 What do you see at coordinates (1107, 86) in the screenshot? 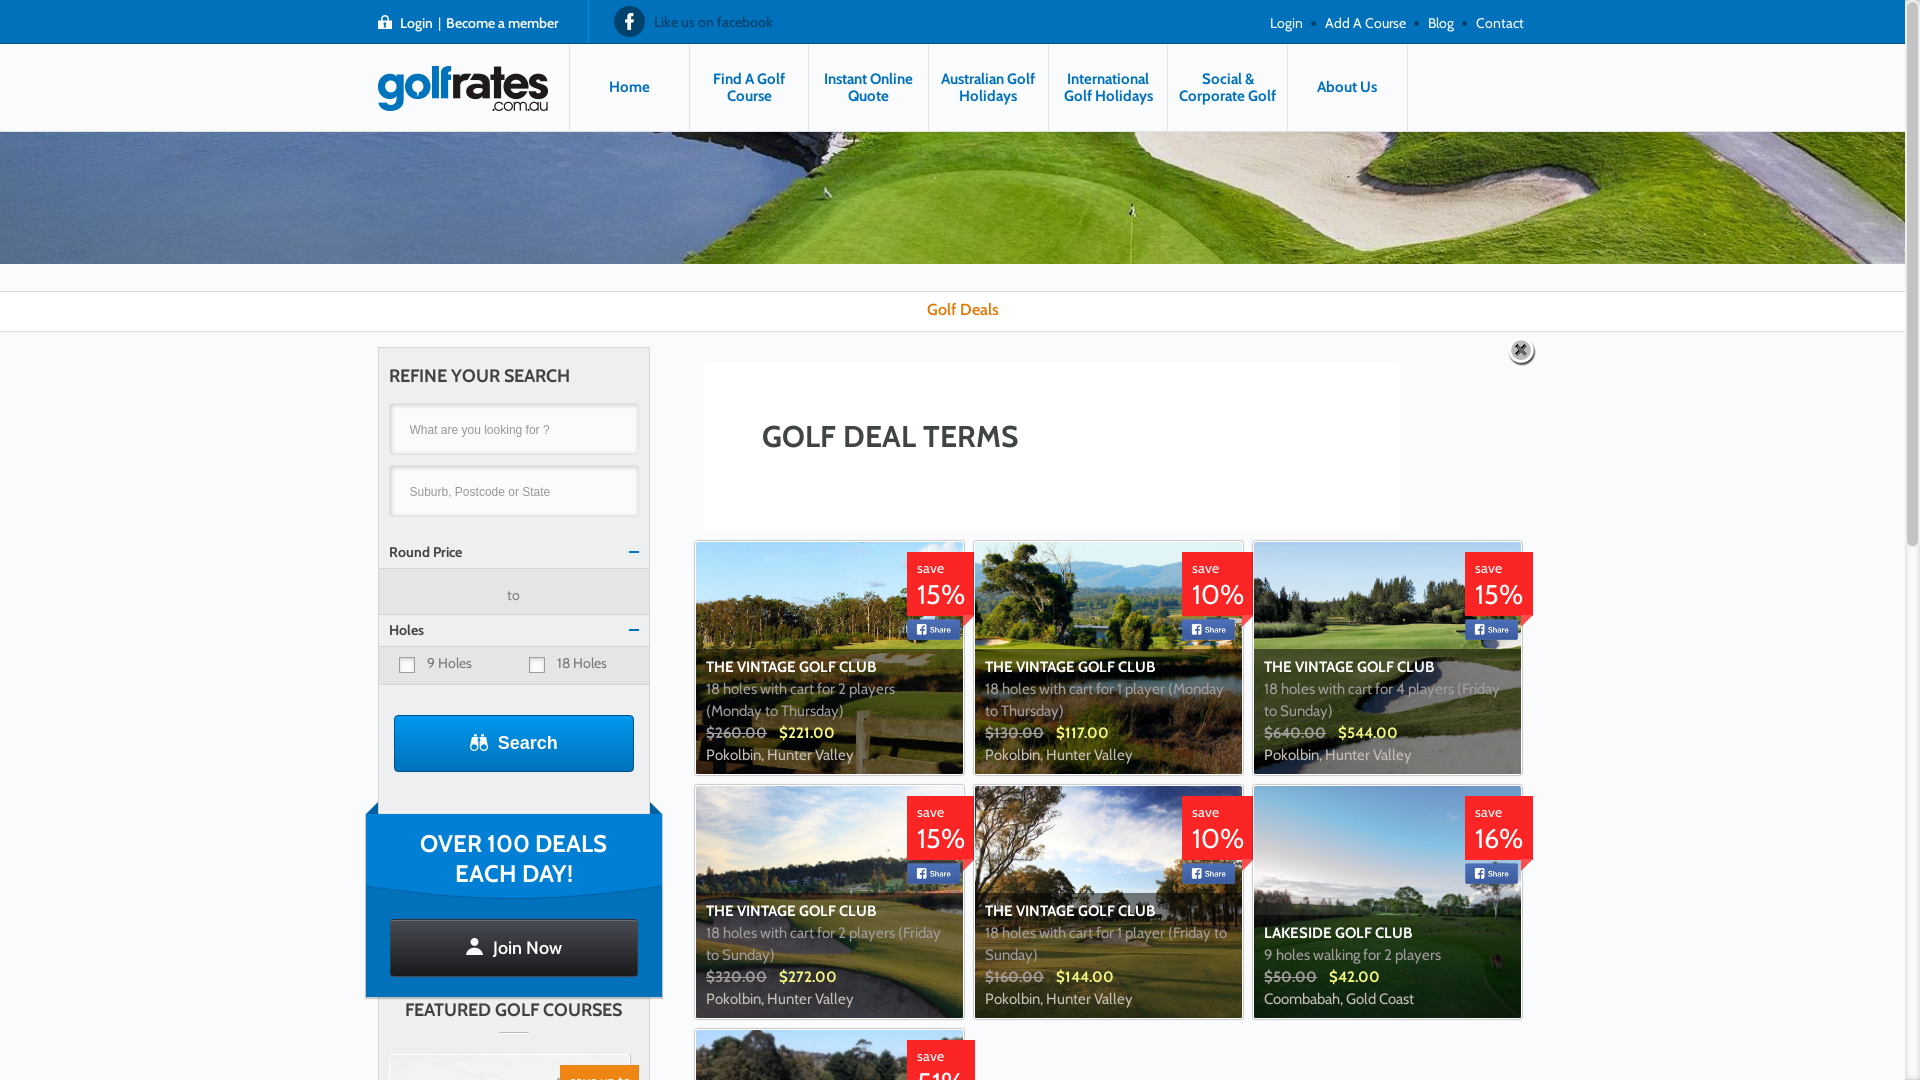
I see `'International Golf Holidays'` at bounding box center [1107, 86].